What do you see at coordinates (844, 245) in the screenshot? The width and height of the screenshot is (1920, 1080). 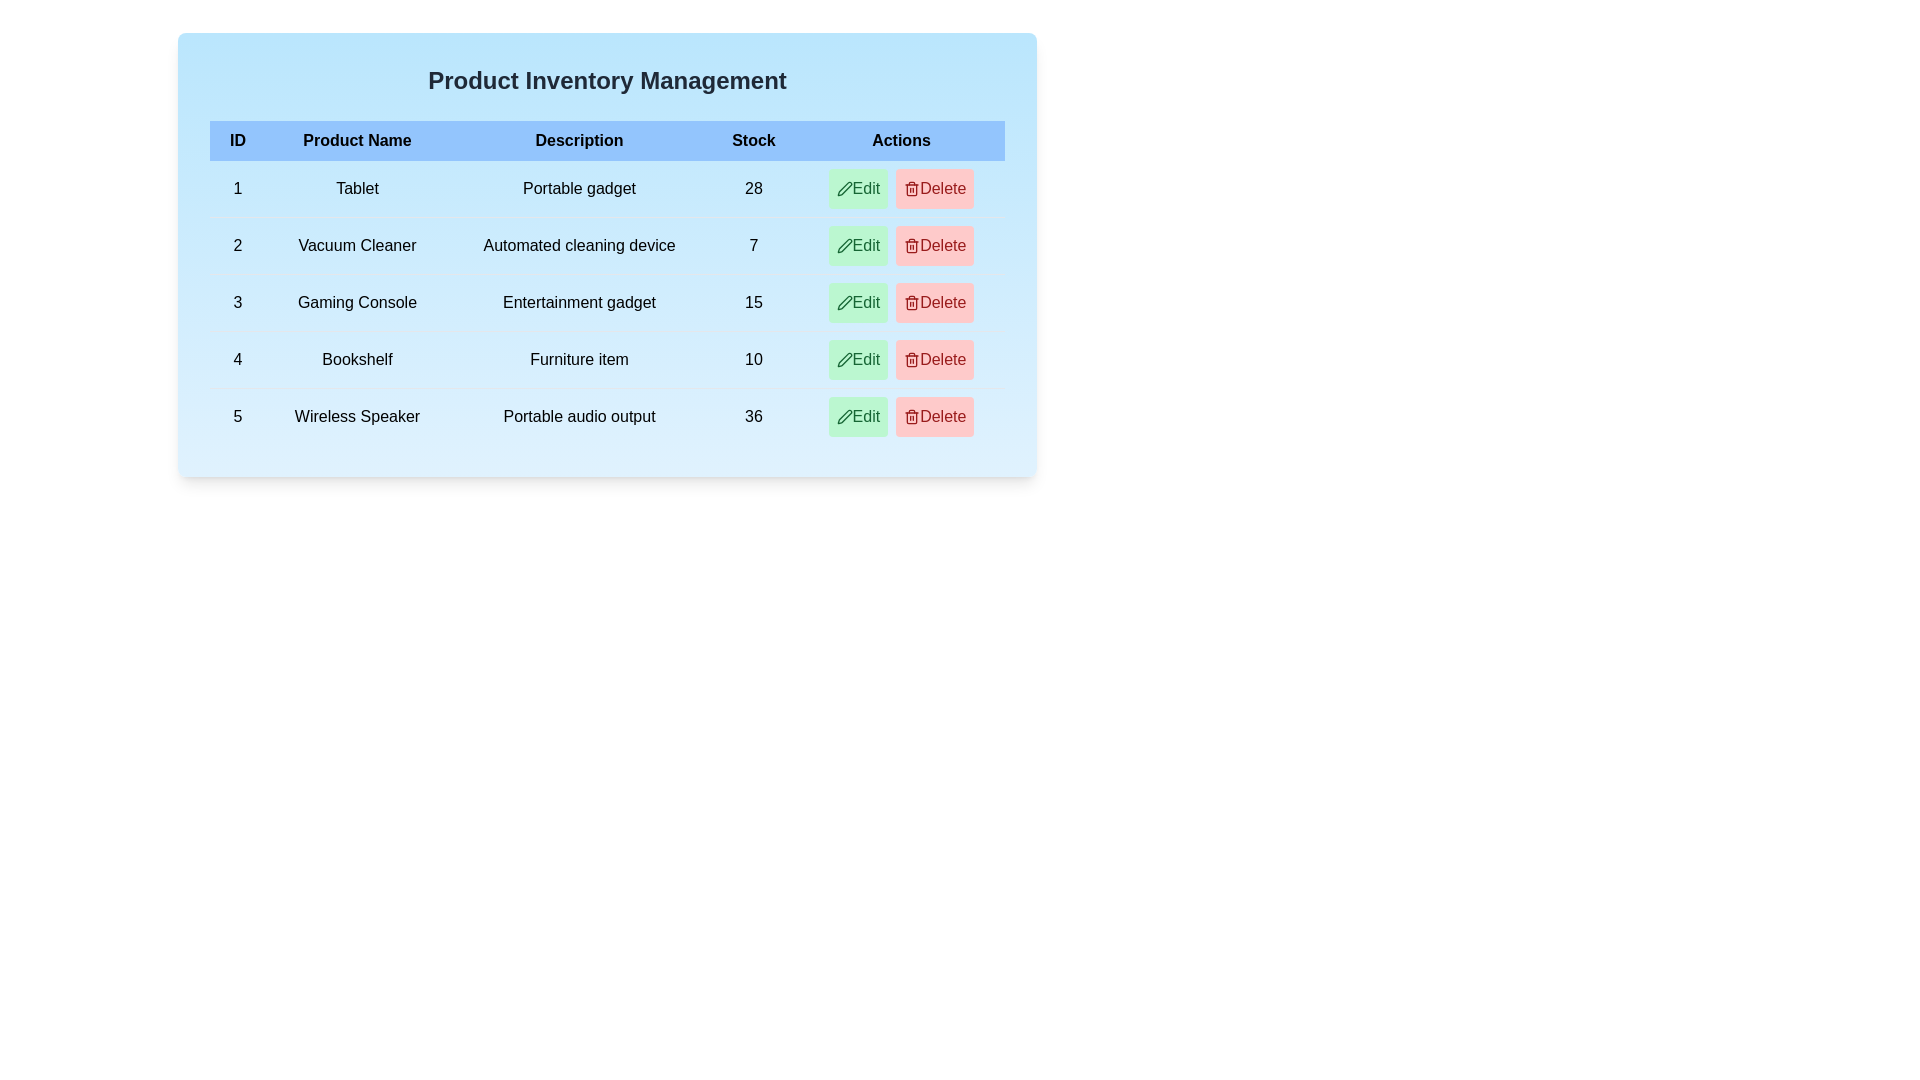 I see `the icon button in the second row of the table under the 'Actions' column to initiate editing of the product's details` at bounding box center [844, 245].